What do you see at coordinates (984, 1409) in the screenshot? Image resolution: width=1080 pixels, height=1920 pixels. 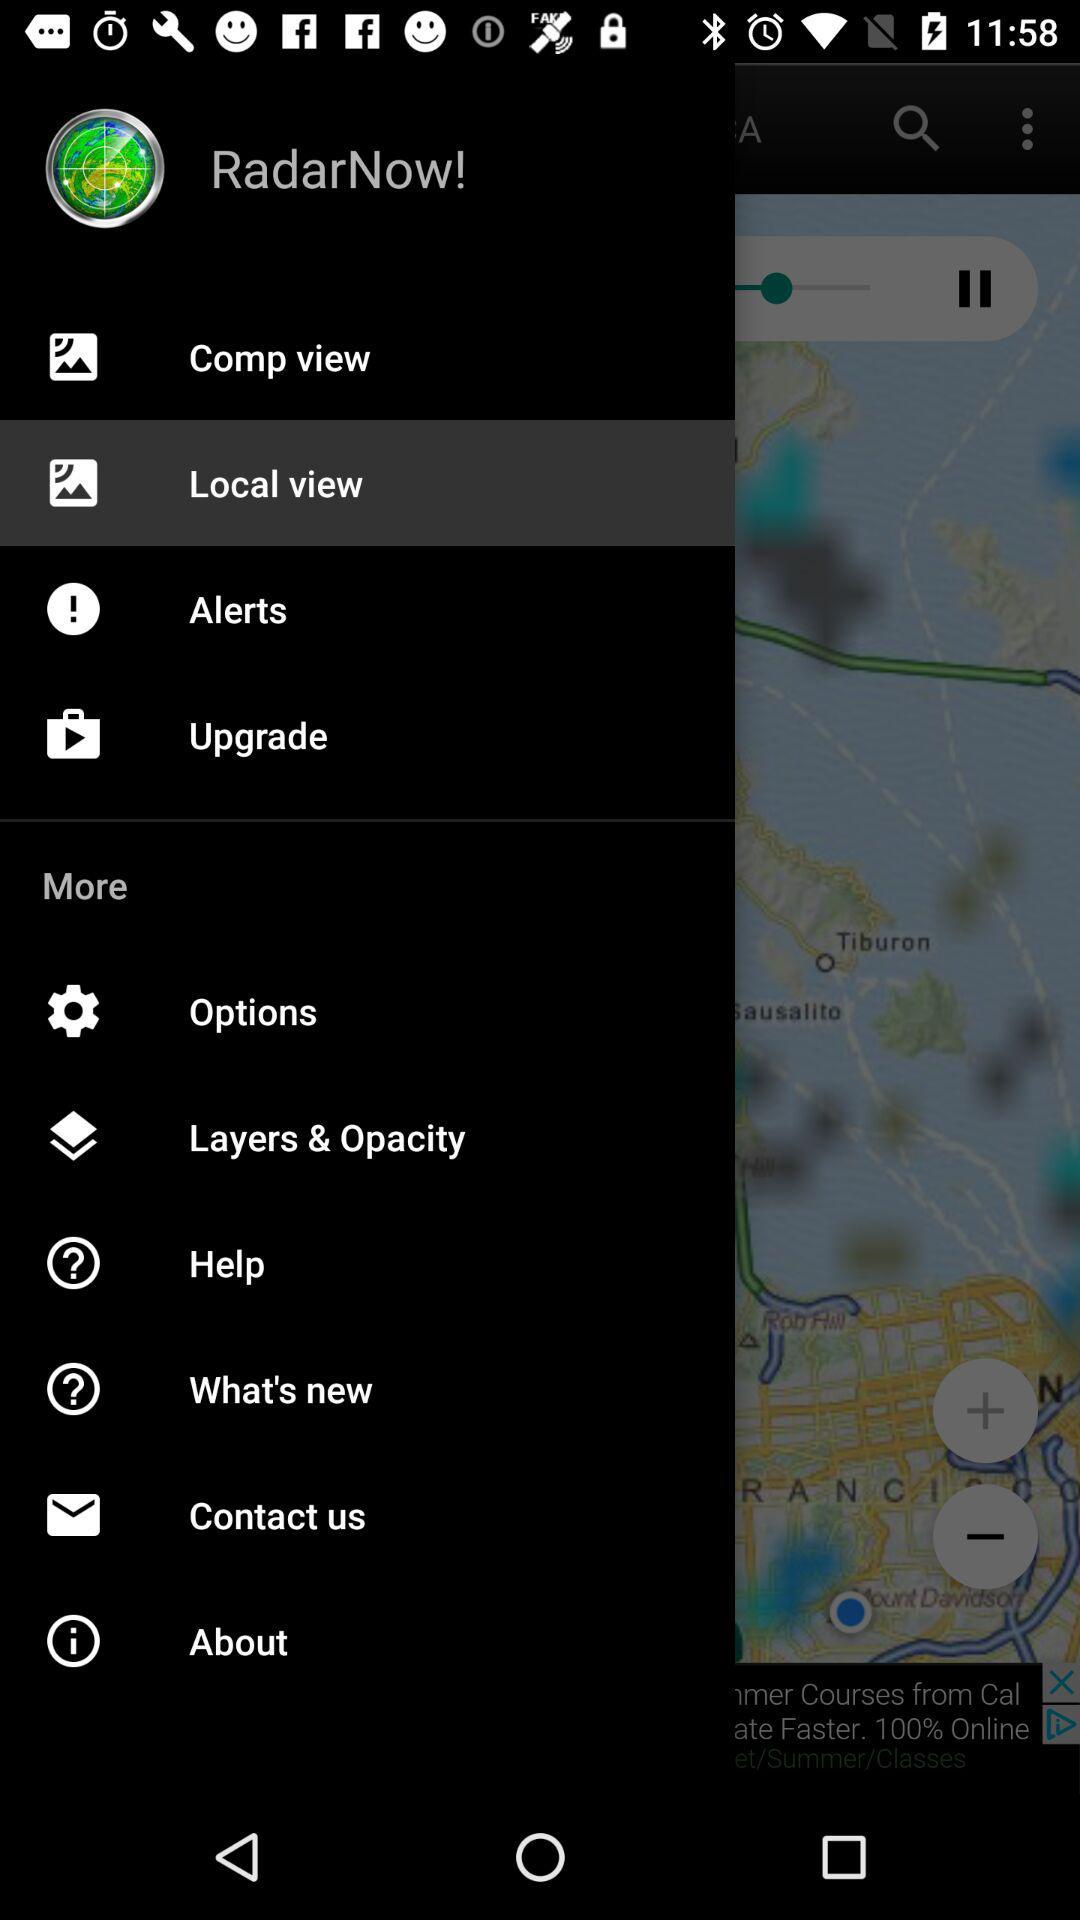 I see `the add icon` at bounding box center [984, 1409].